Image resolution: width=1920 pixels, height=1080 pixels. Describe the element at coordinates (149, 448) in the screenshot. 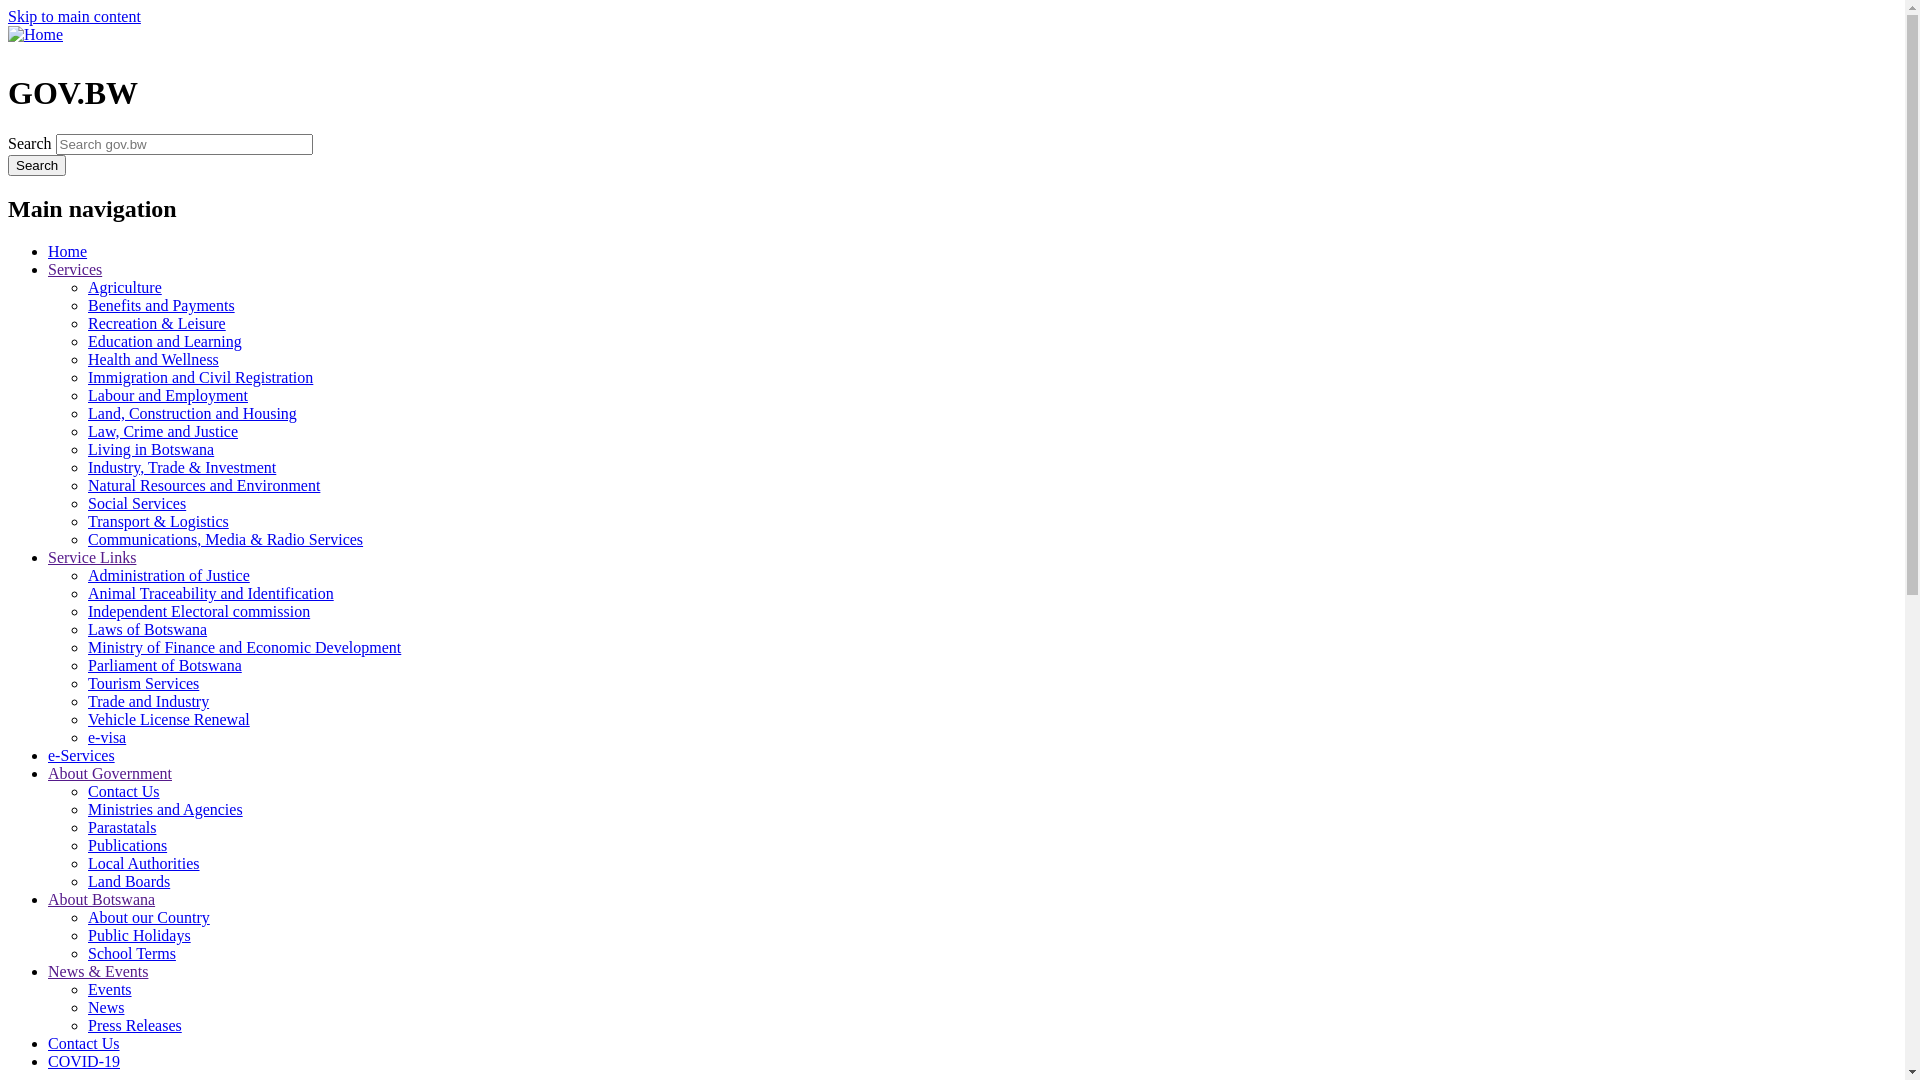

I see `'Living in Botswana'` at that location.